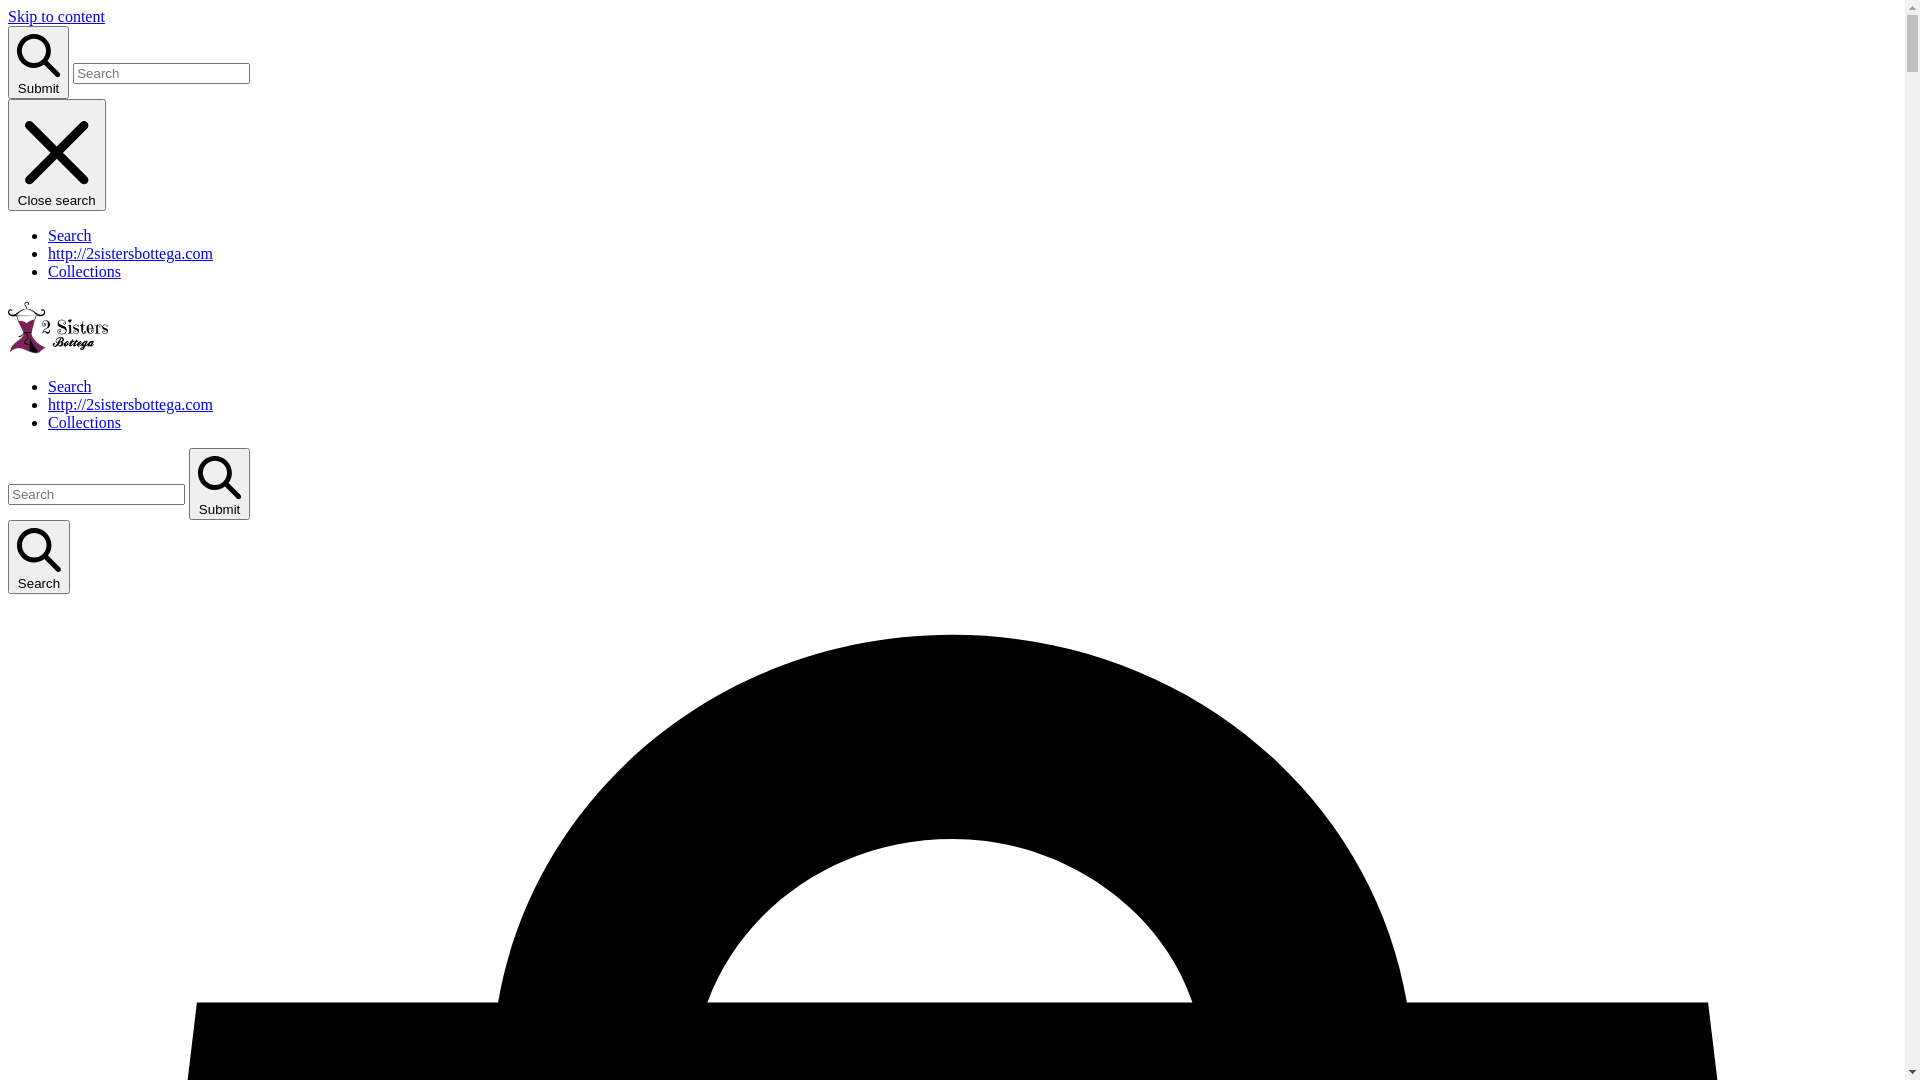 The width and height of the screenshot is (1920, 1080). Describe the element at coordinates (57, 153) in the screenshot. I see `'Close search'` at that location.